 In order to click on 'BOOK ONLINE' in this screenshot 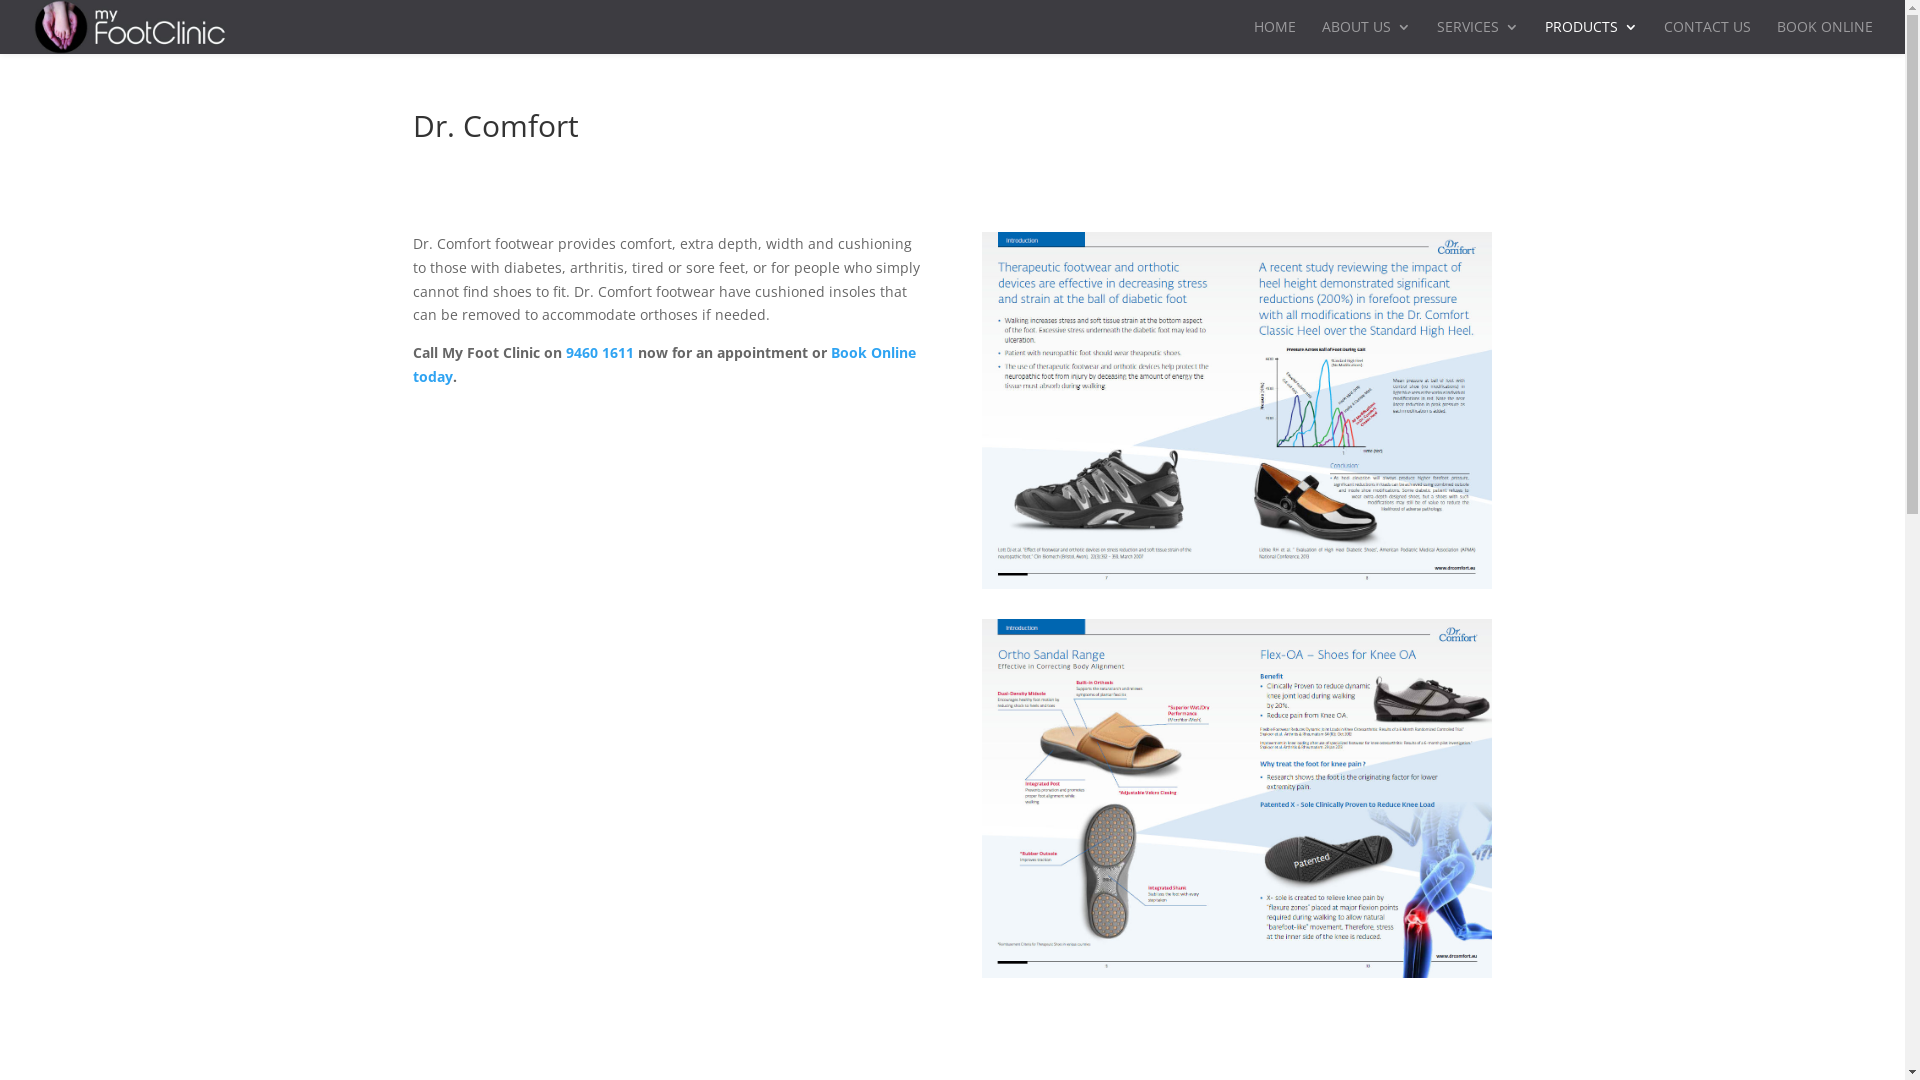, I will do `click(1824, 37)`.